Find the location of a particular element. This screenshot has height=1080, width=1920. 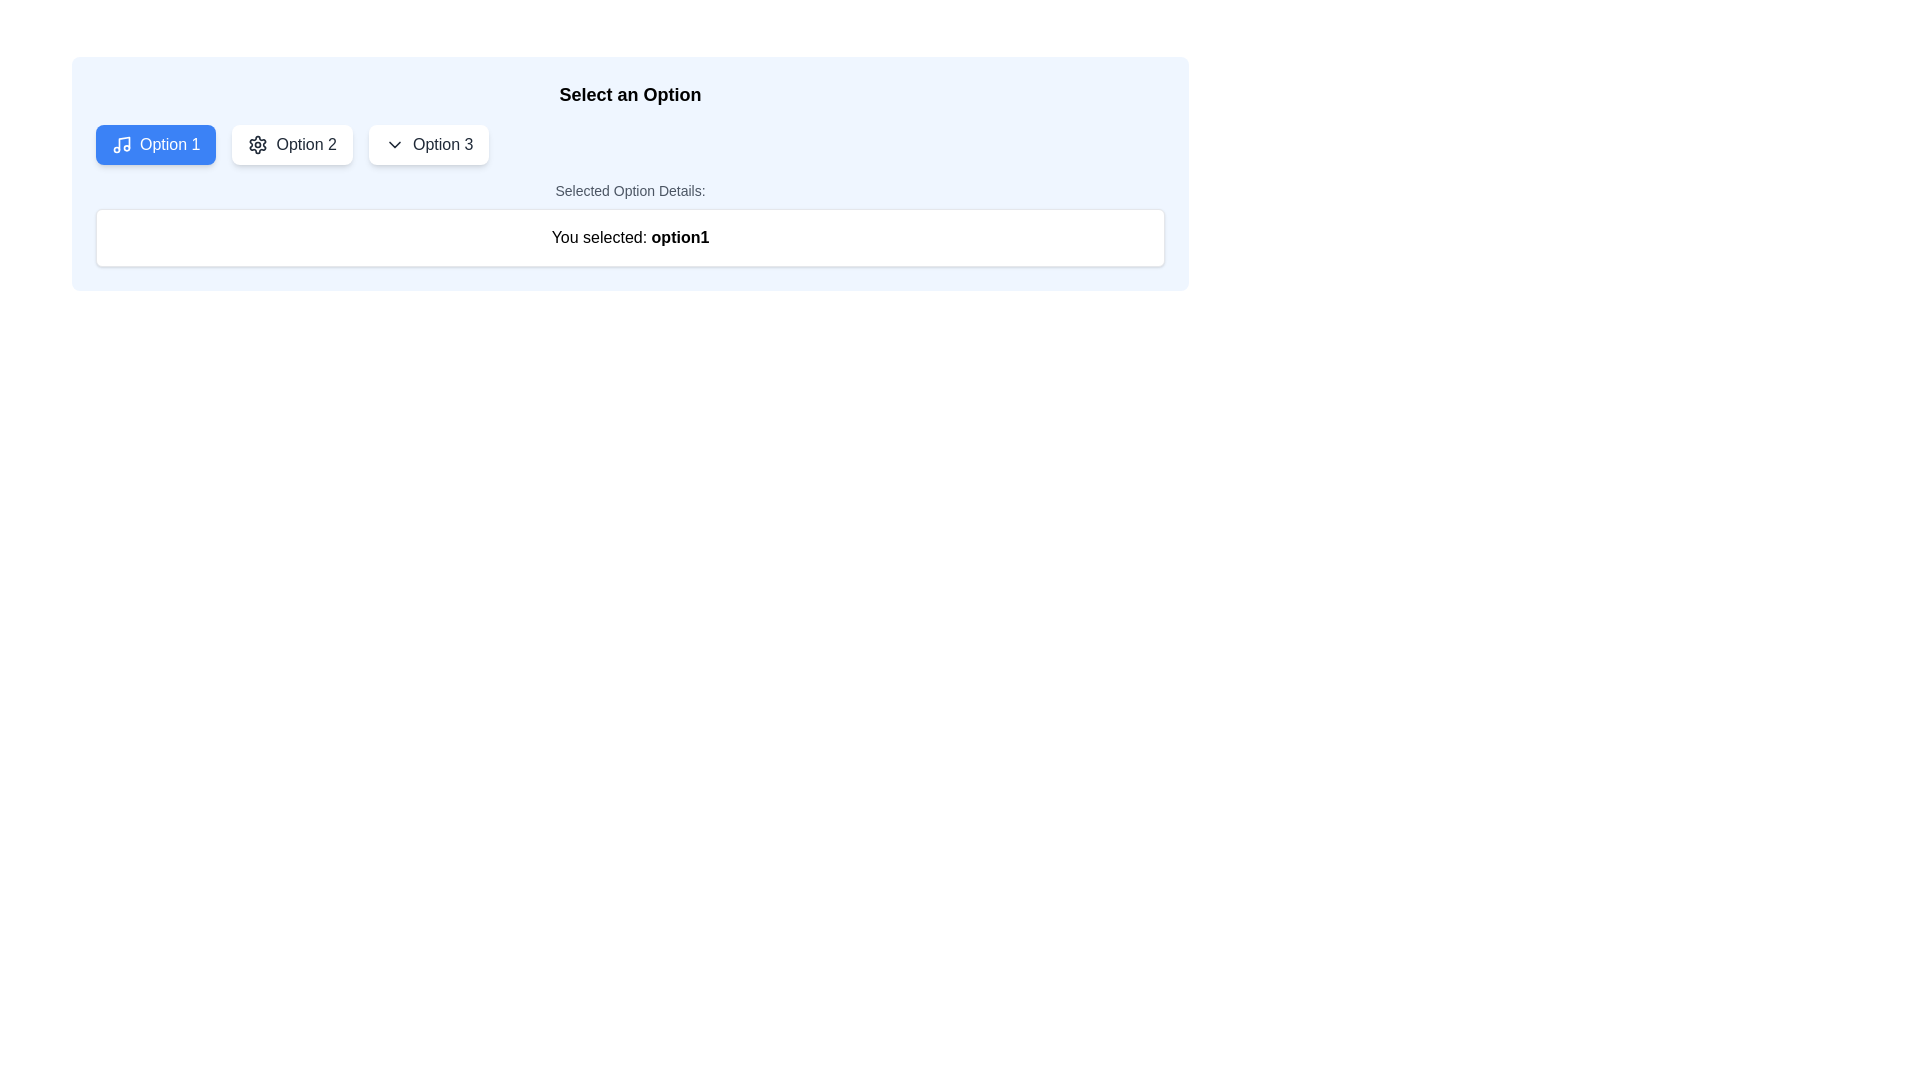

the Feedback Display Box that contains the text 'You selected: option1', which is styled in bold and located centrally below the label 'Selected Option Details:' is located at coordinates (629, 237).